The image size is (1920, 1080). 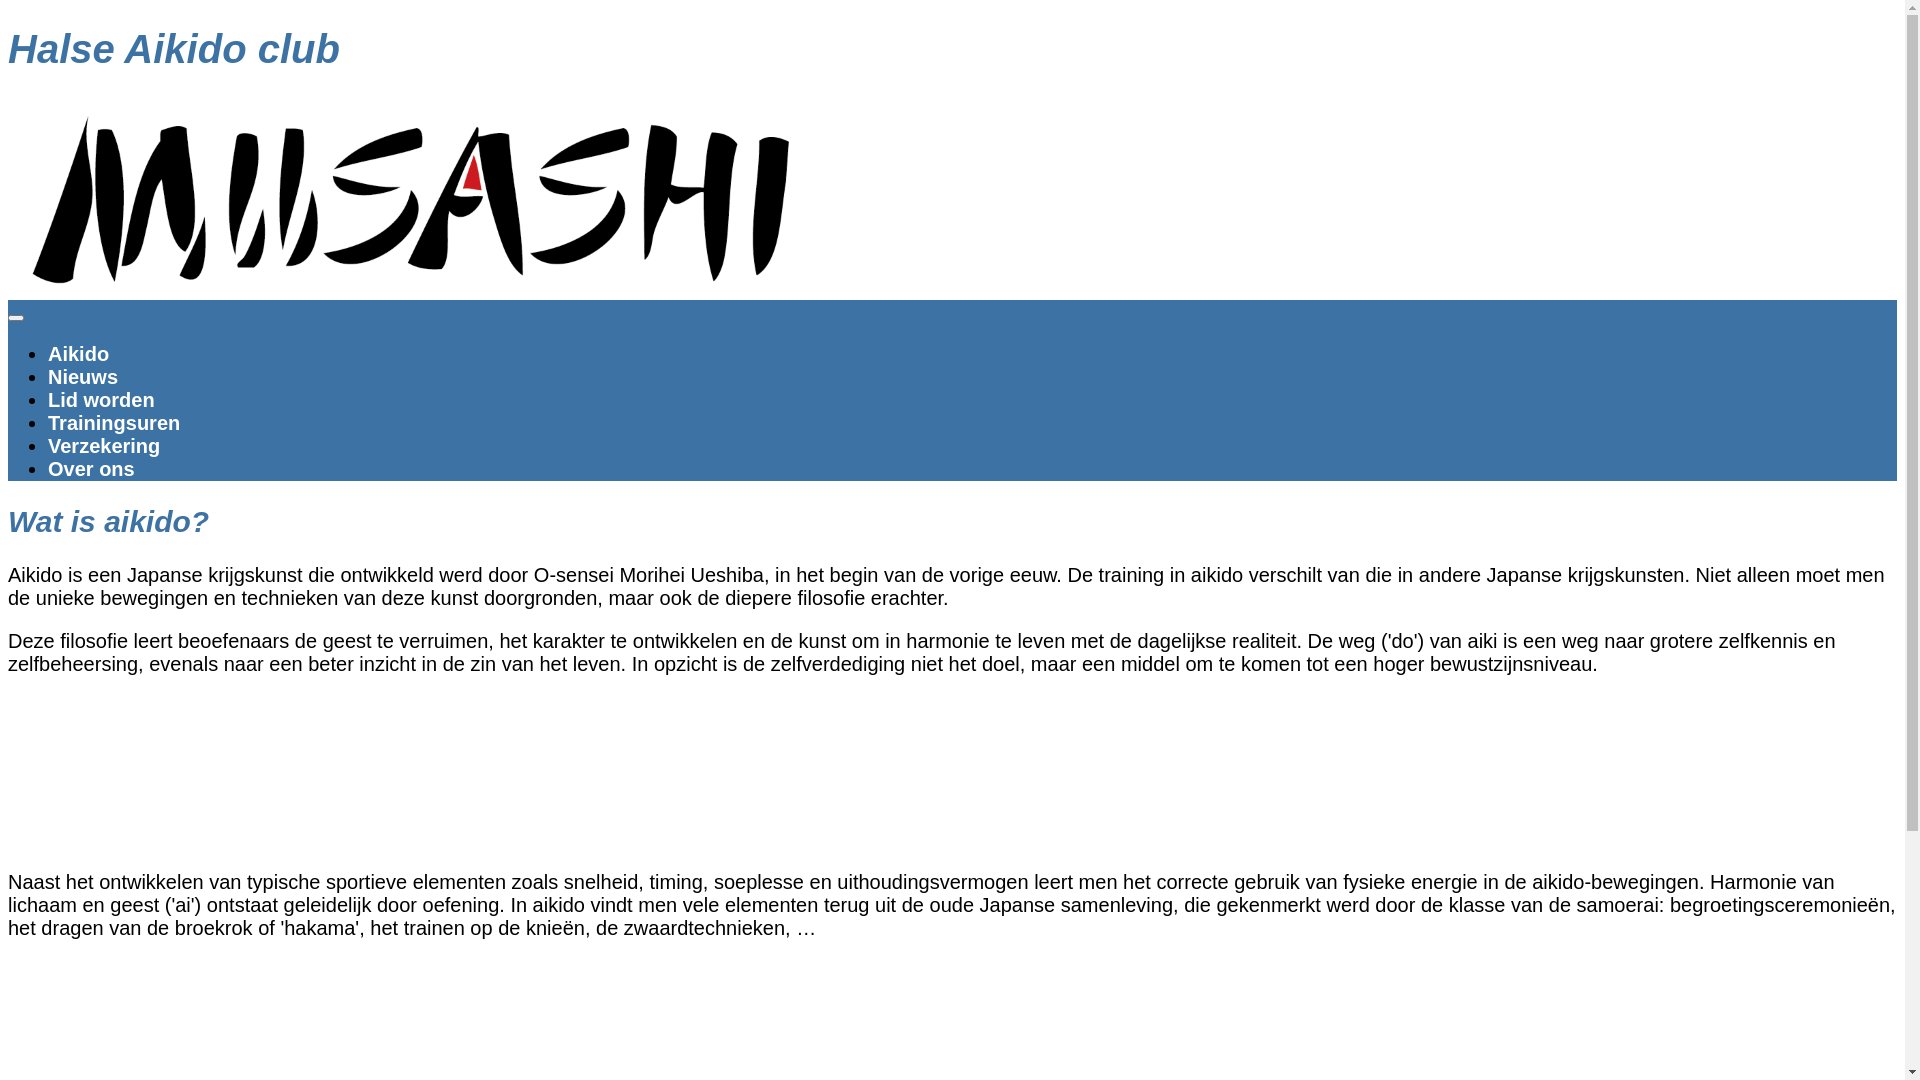 What do you see at coordinates (113, 422) in the screenshot?
I see `'Trainingsuren'` at bounding box center [113, 422].